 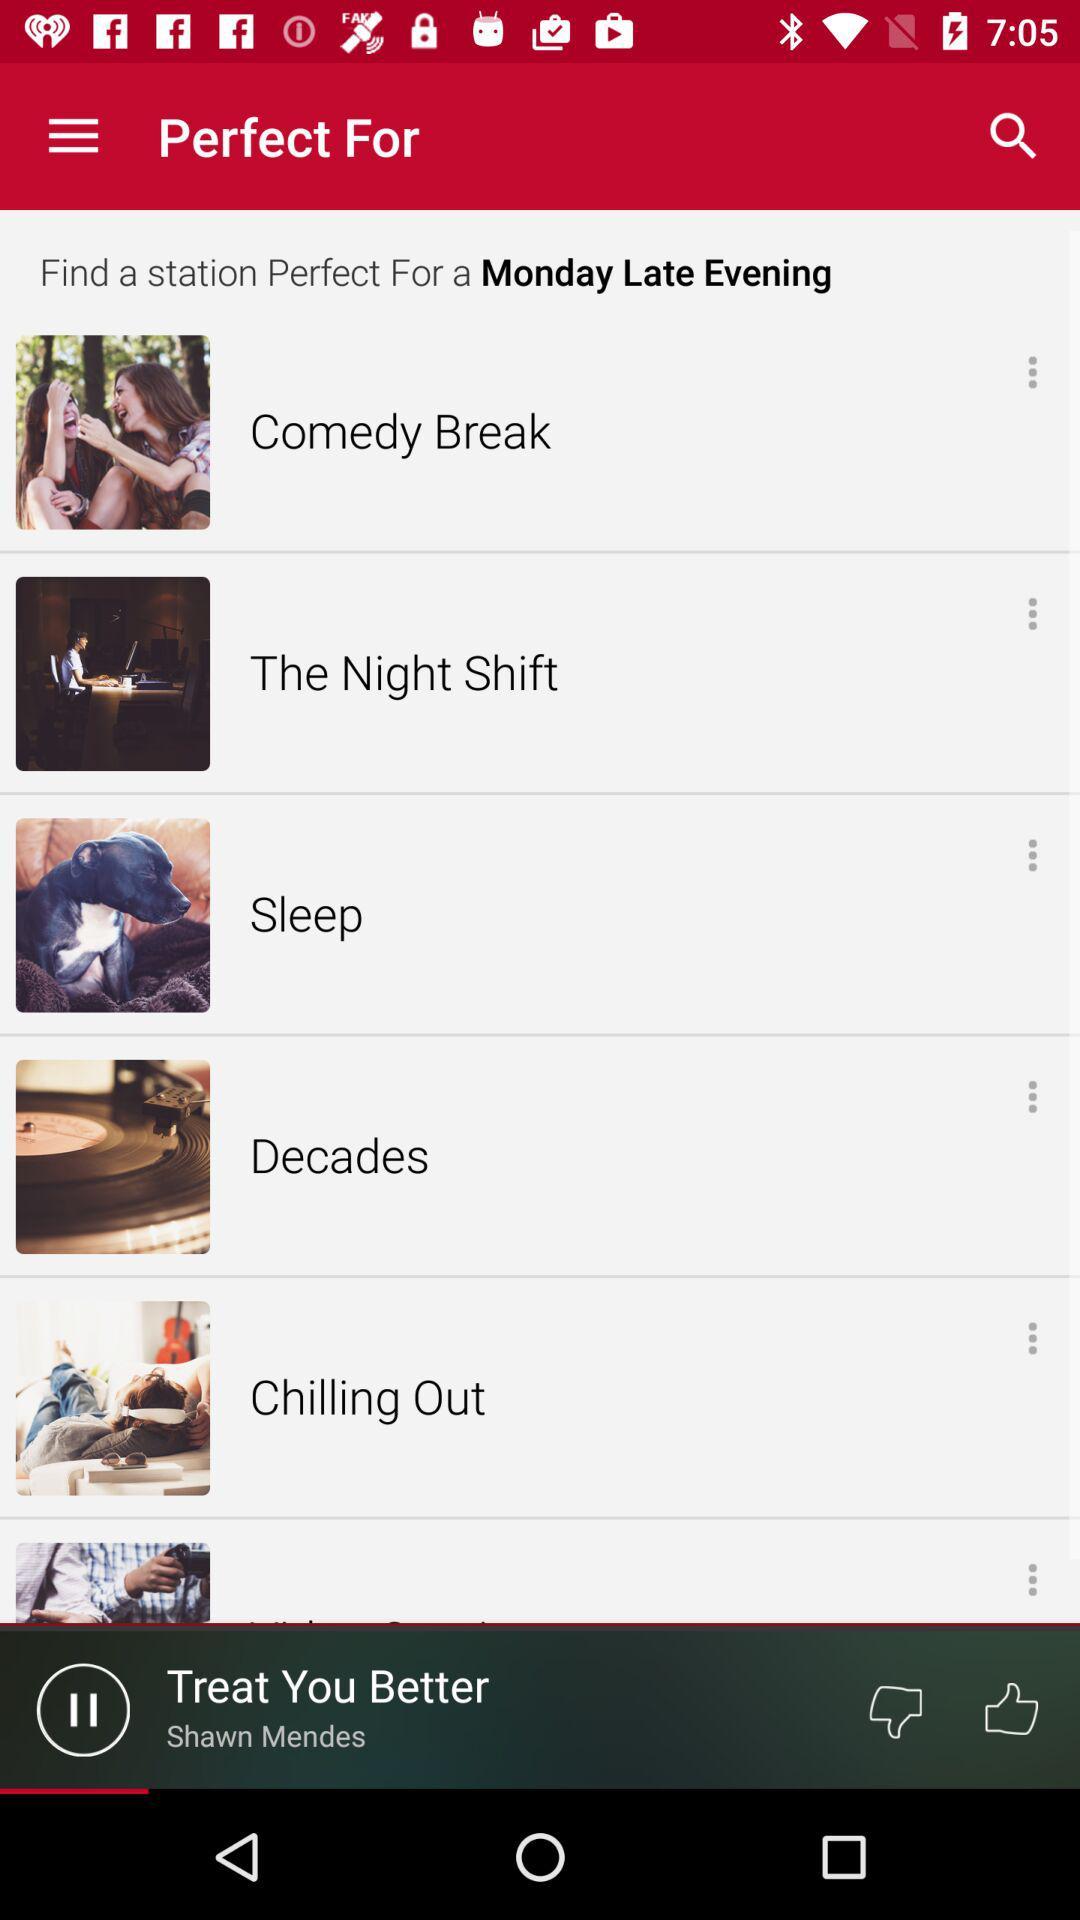 What do you see at coordinates (894, 1708) in the screenshot?
I see `dislike button at the bottom` at bounding box center [894, 1708].